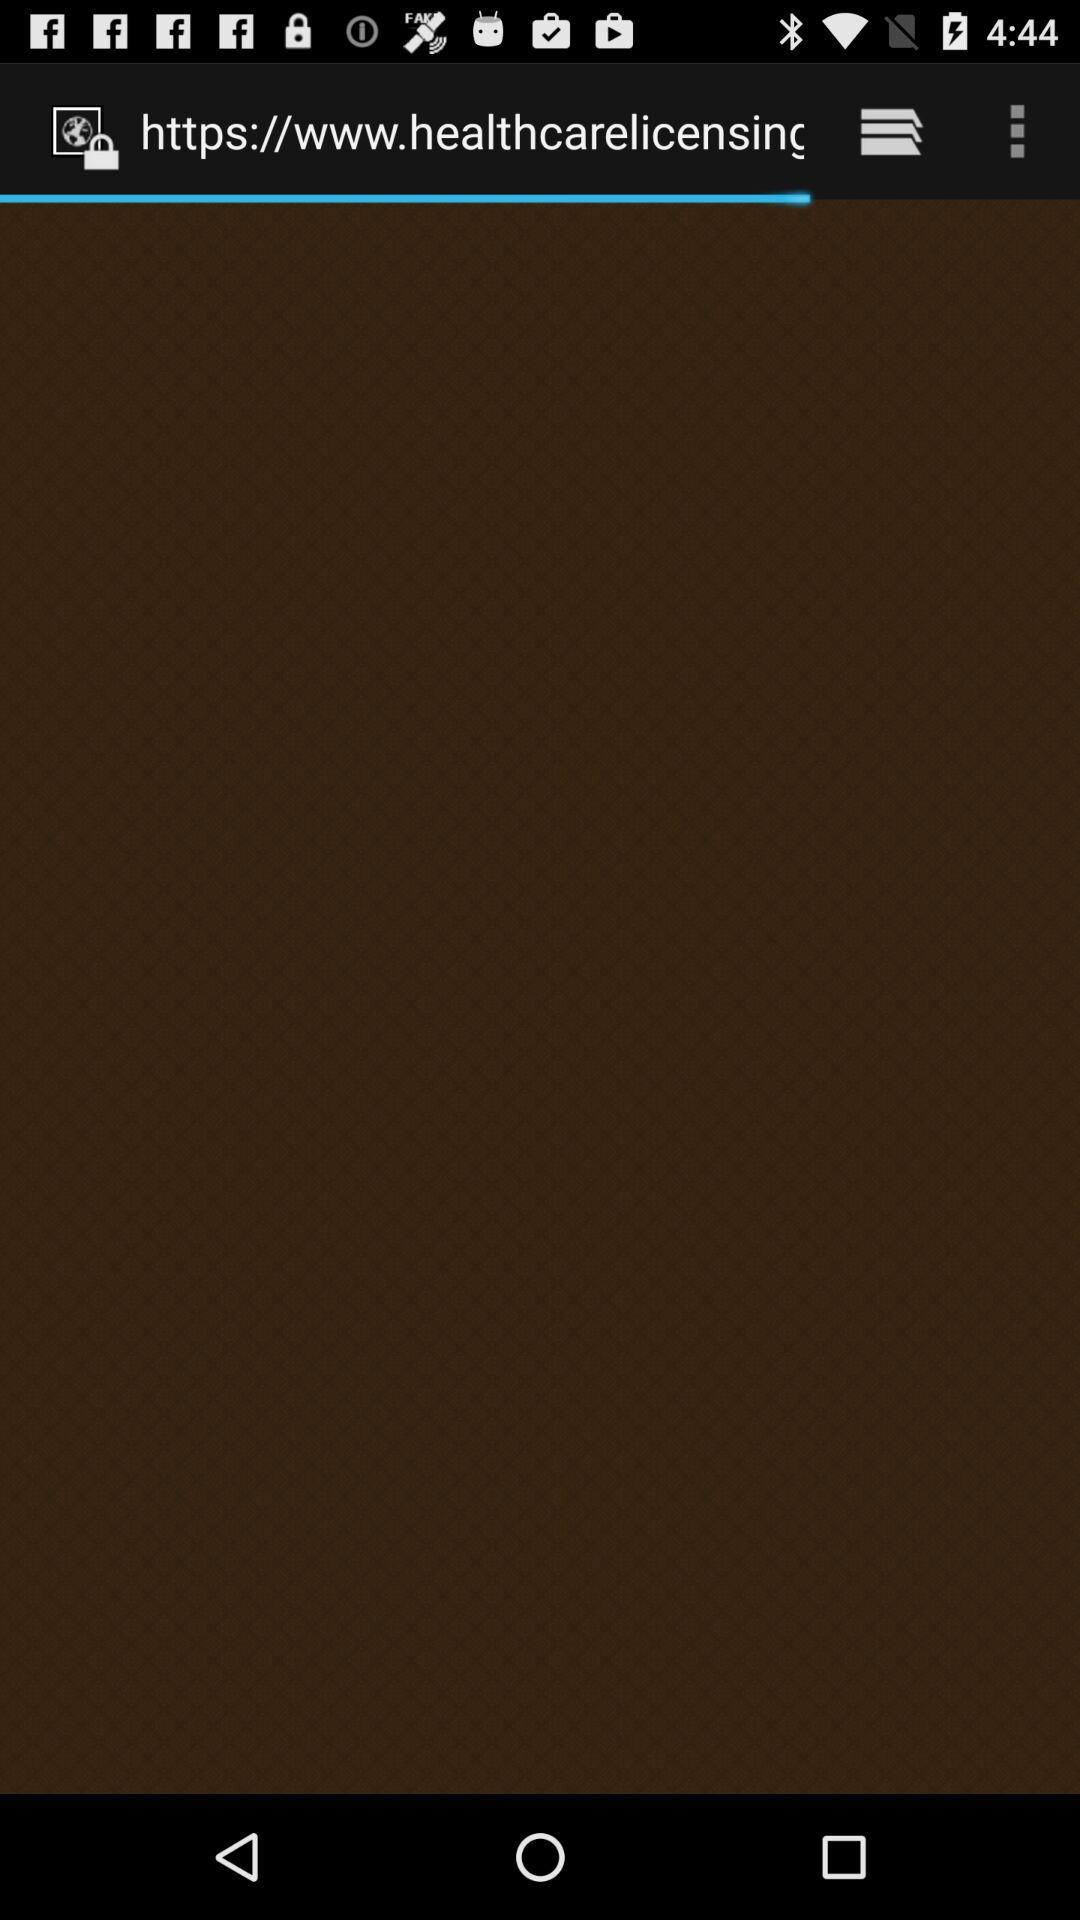 The width and height of the screenshot is (1080, 1920). Describe the element at coordinates (472, 130) in the screenshot. I see `the https www healthcarelicensing item` at that location.